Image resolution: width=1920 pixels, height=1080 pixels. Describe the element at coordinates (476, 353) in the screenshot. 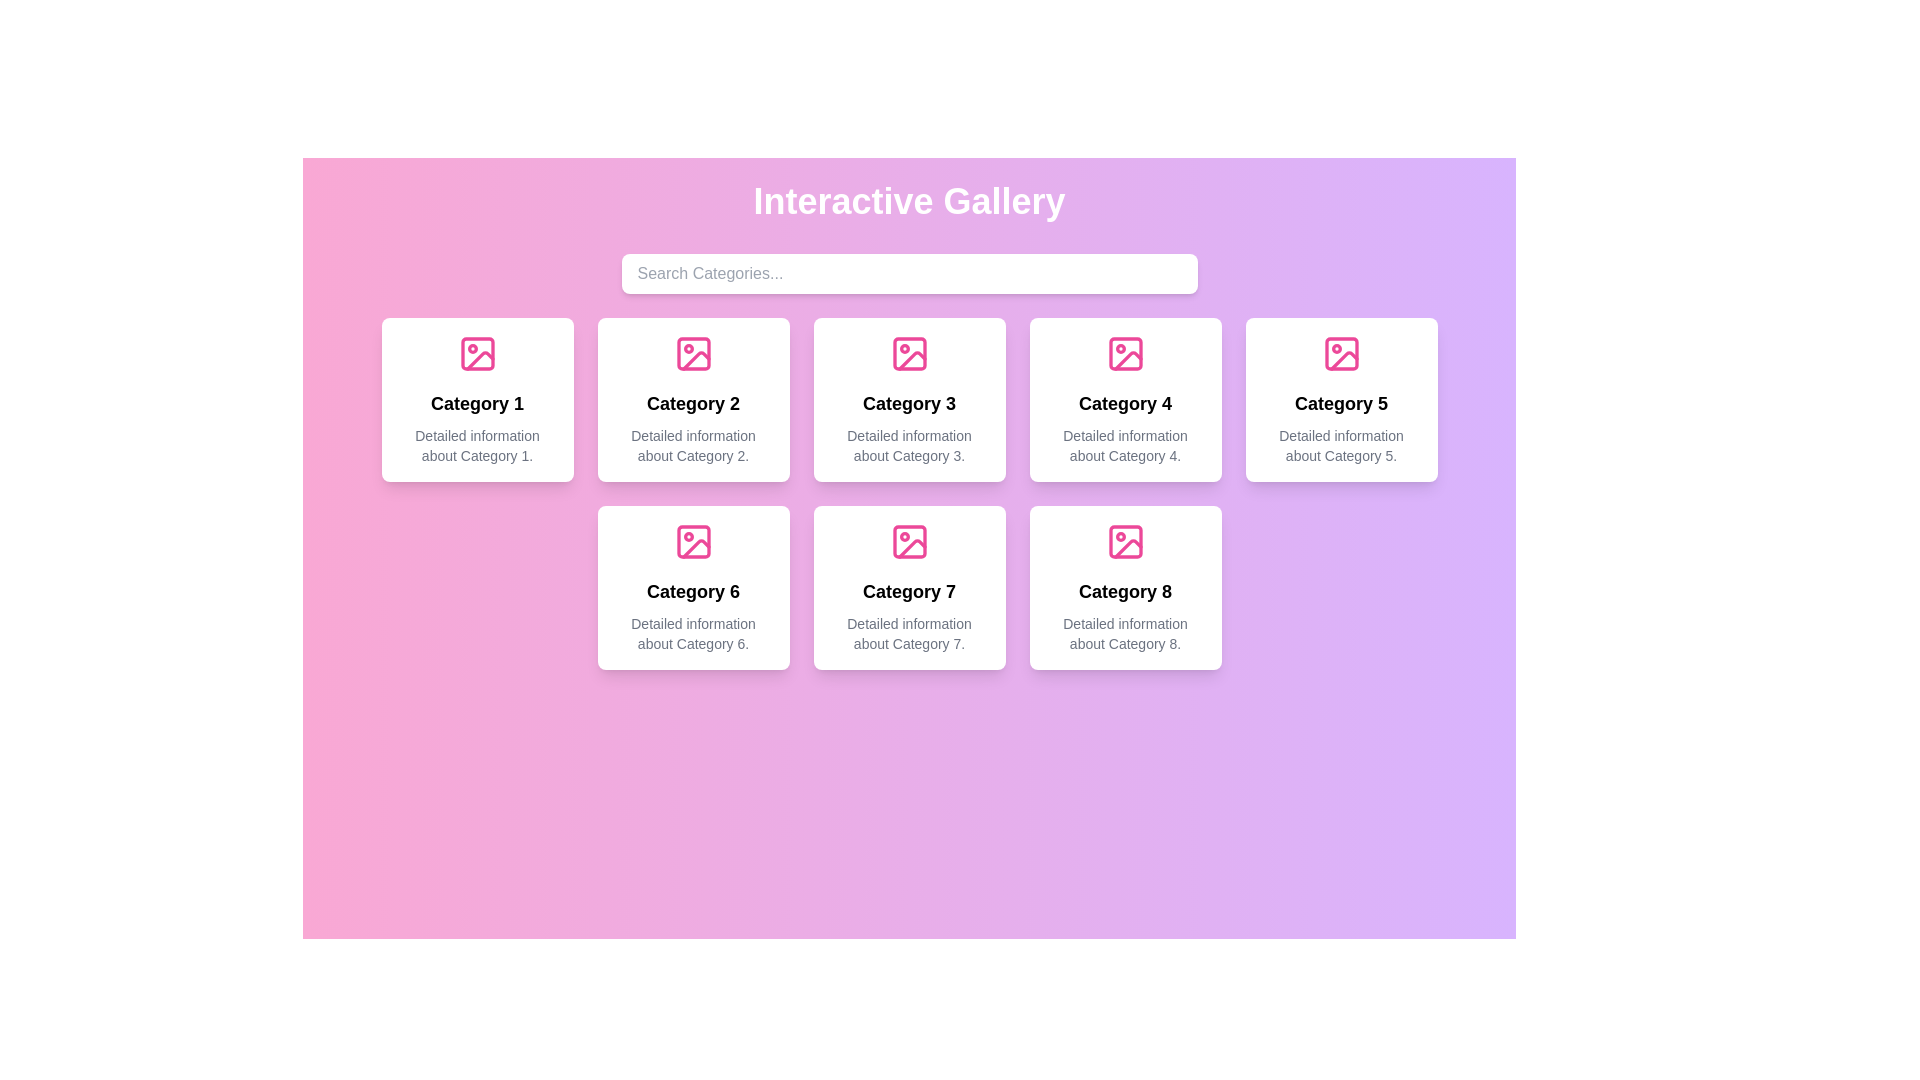

I see `the SVG icon located at the center-top of the card labeled 'Category 1', which is the first item in the grid layout` at that location.